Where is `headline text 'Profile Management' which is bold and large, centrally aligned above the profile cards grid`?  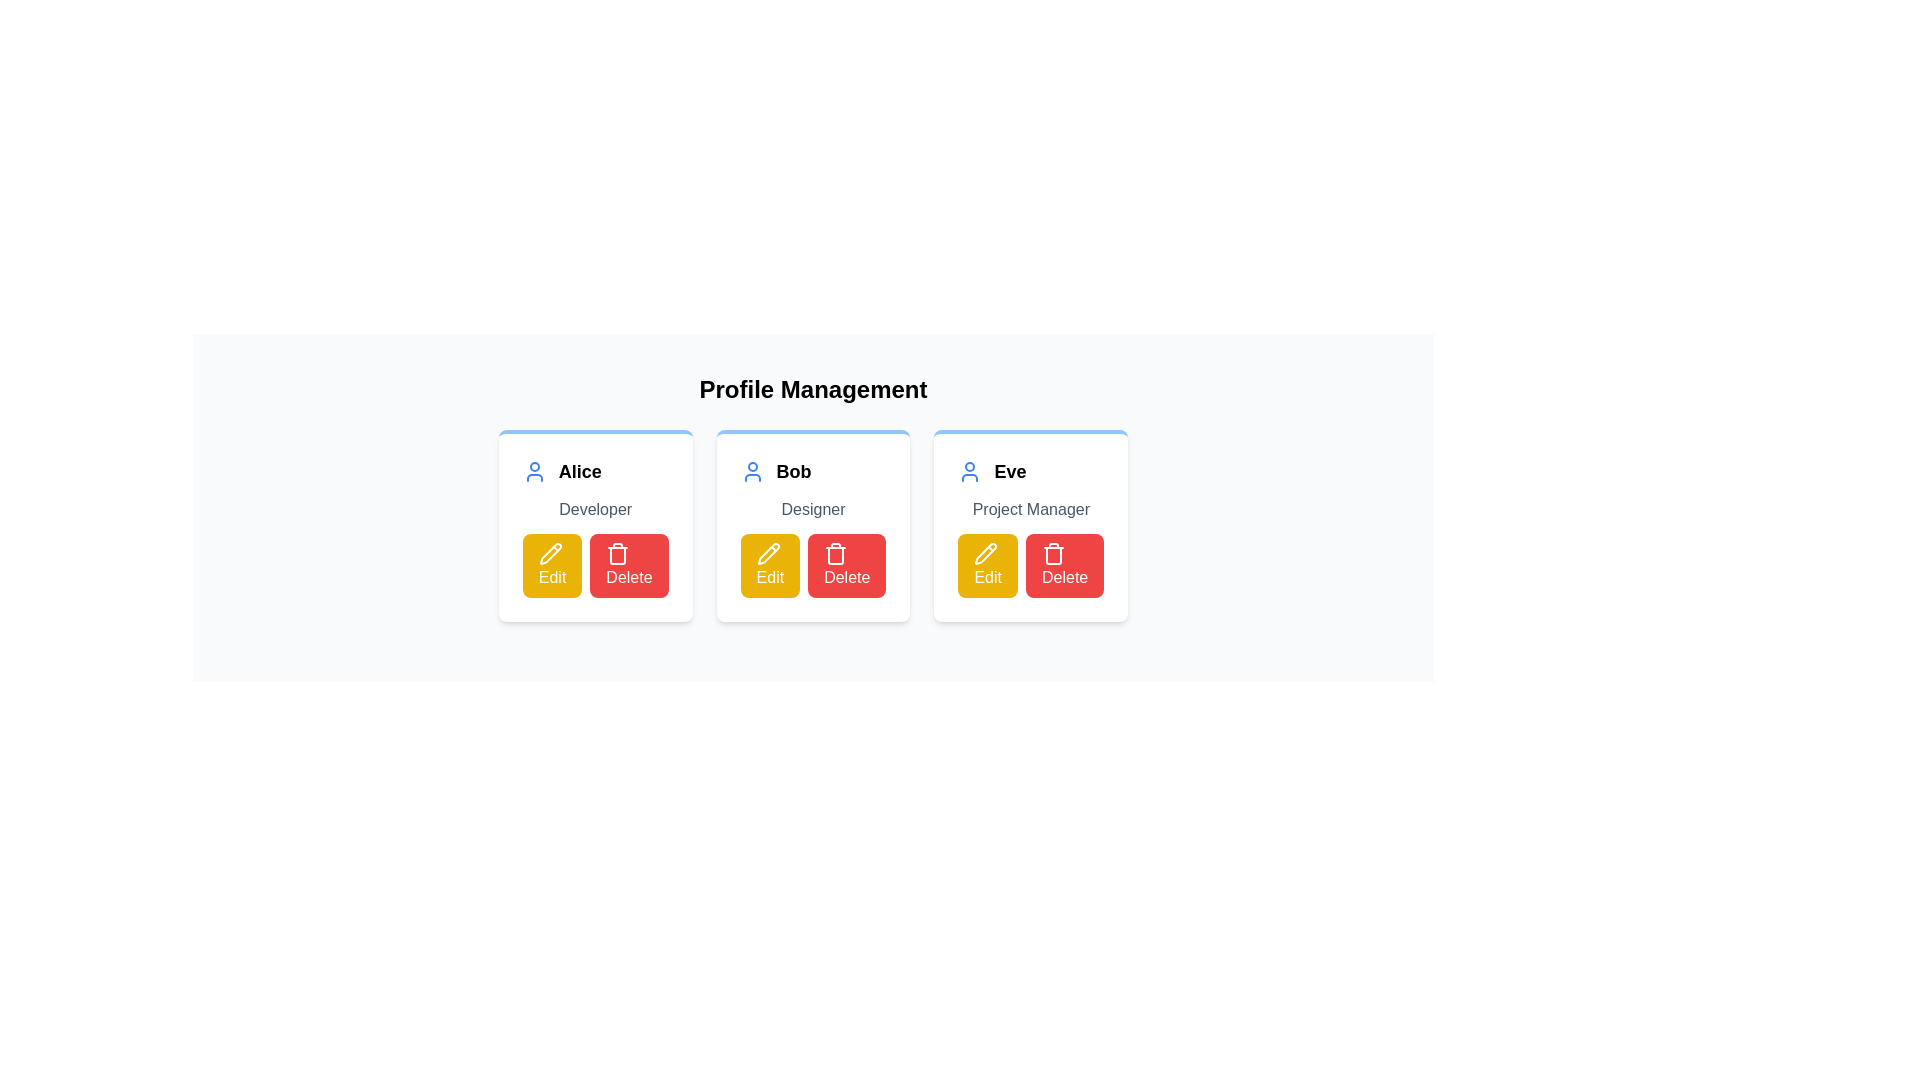
headline text 'Profile Management' which is bold and large, centrally aligned above the profile cards grid is located at coordinates (813, 389).